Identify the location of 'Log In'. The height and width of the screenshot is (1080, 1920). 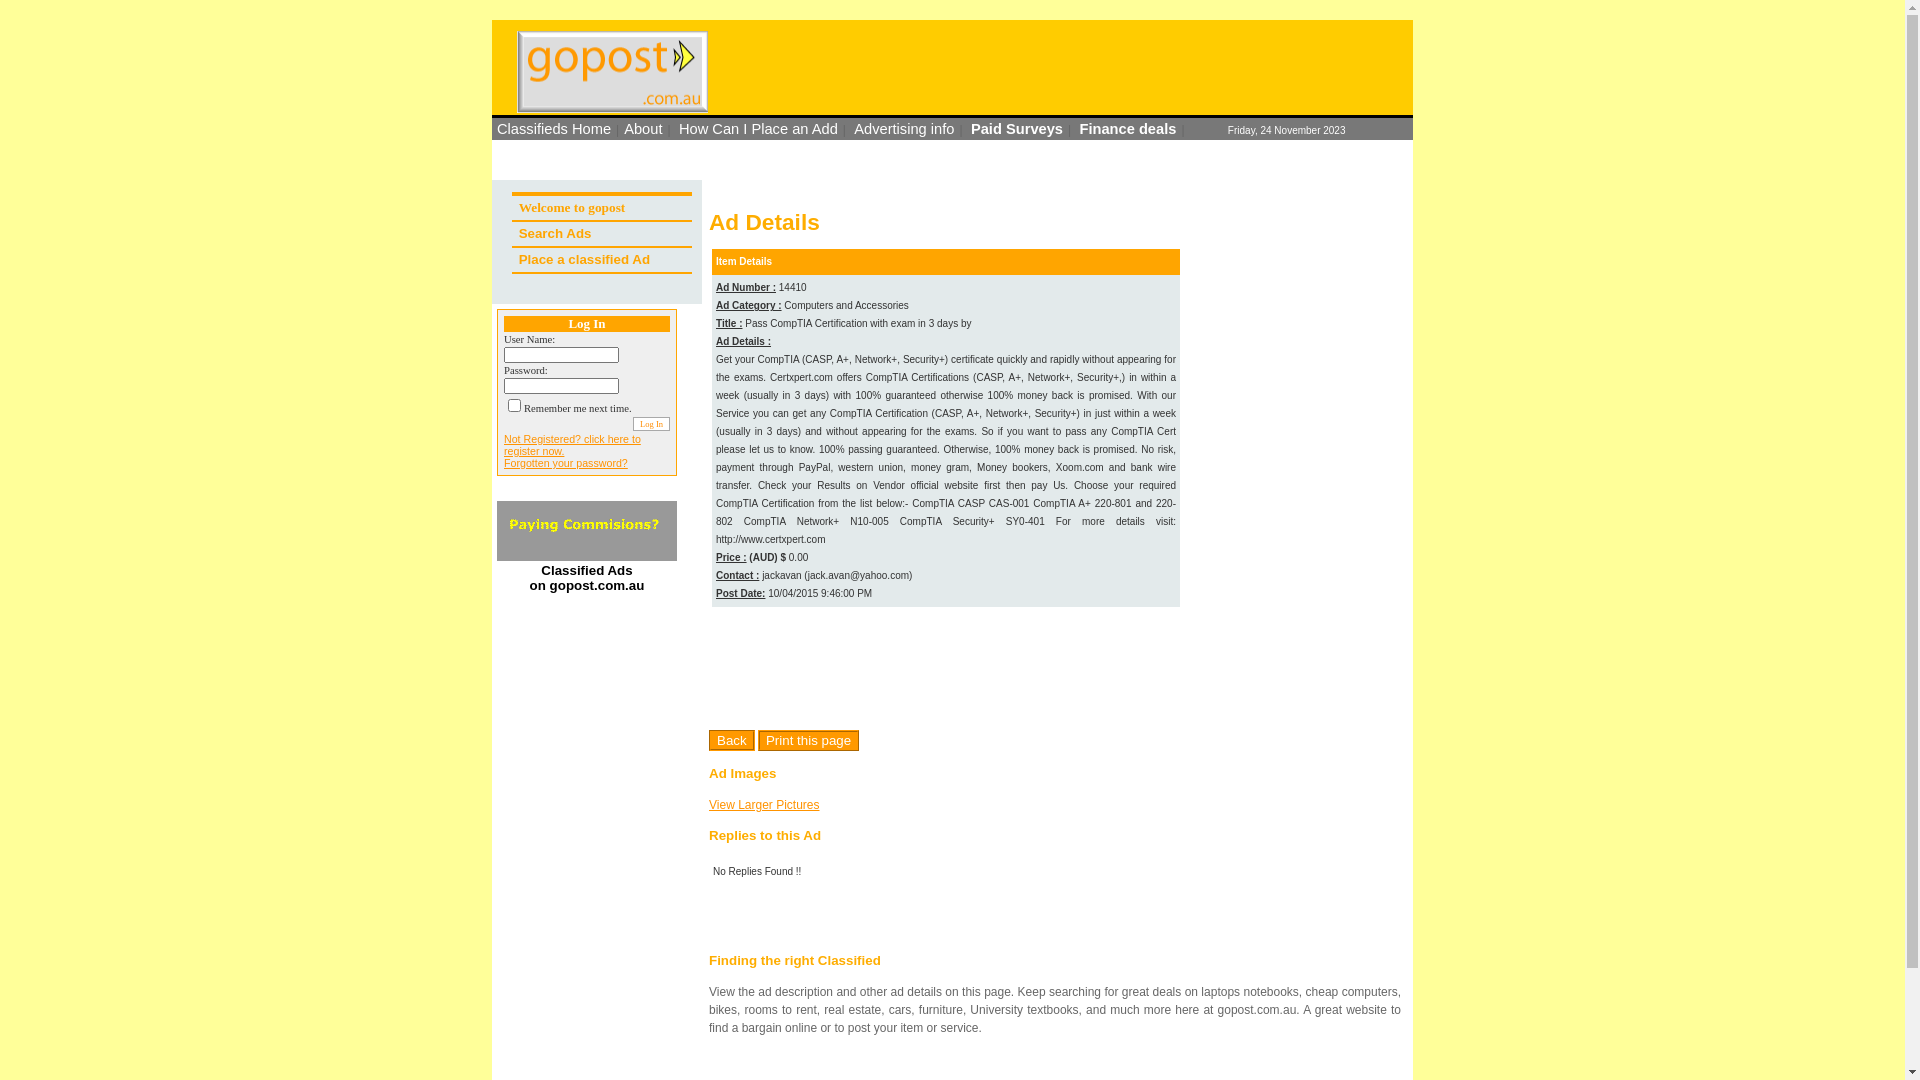
(651, 423).